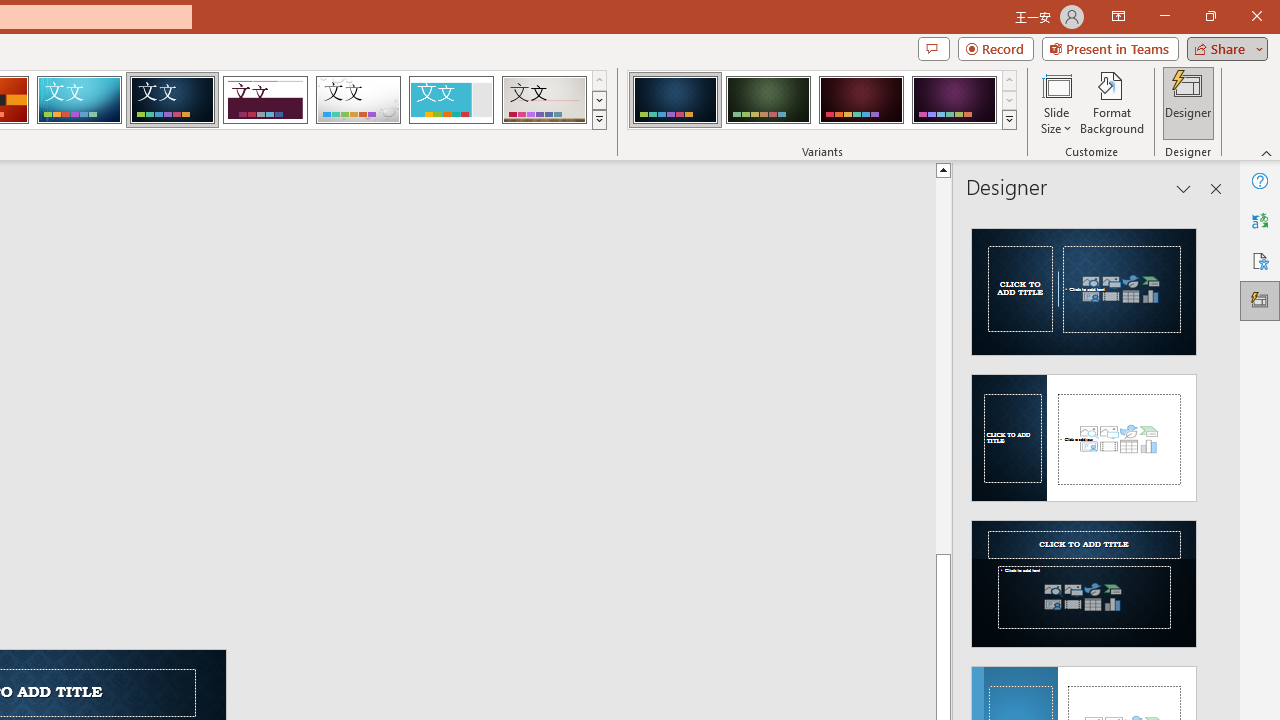 The width and height of the screenshot is (1280, 720). What do you see at coordinates (1083, 286) in the screenshot?
I see `'Recommended Design: Design Idea'` at bounding box center [1083, 286].